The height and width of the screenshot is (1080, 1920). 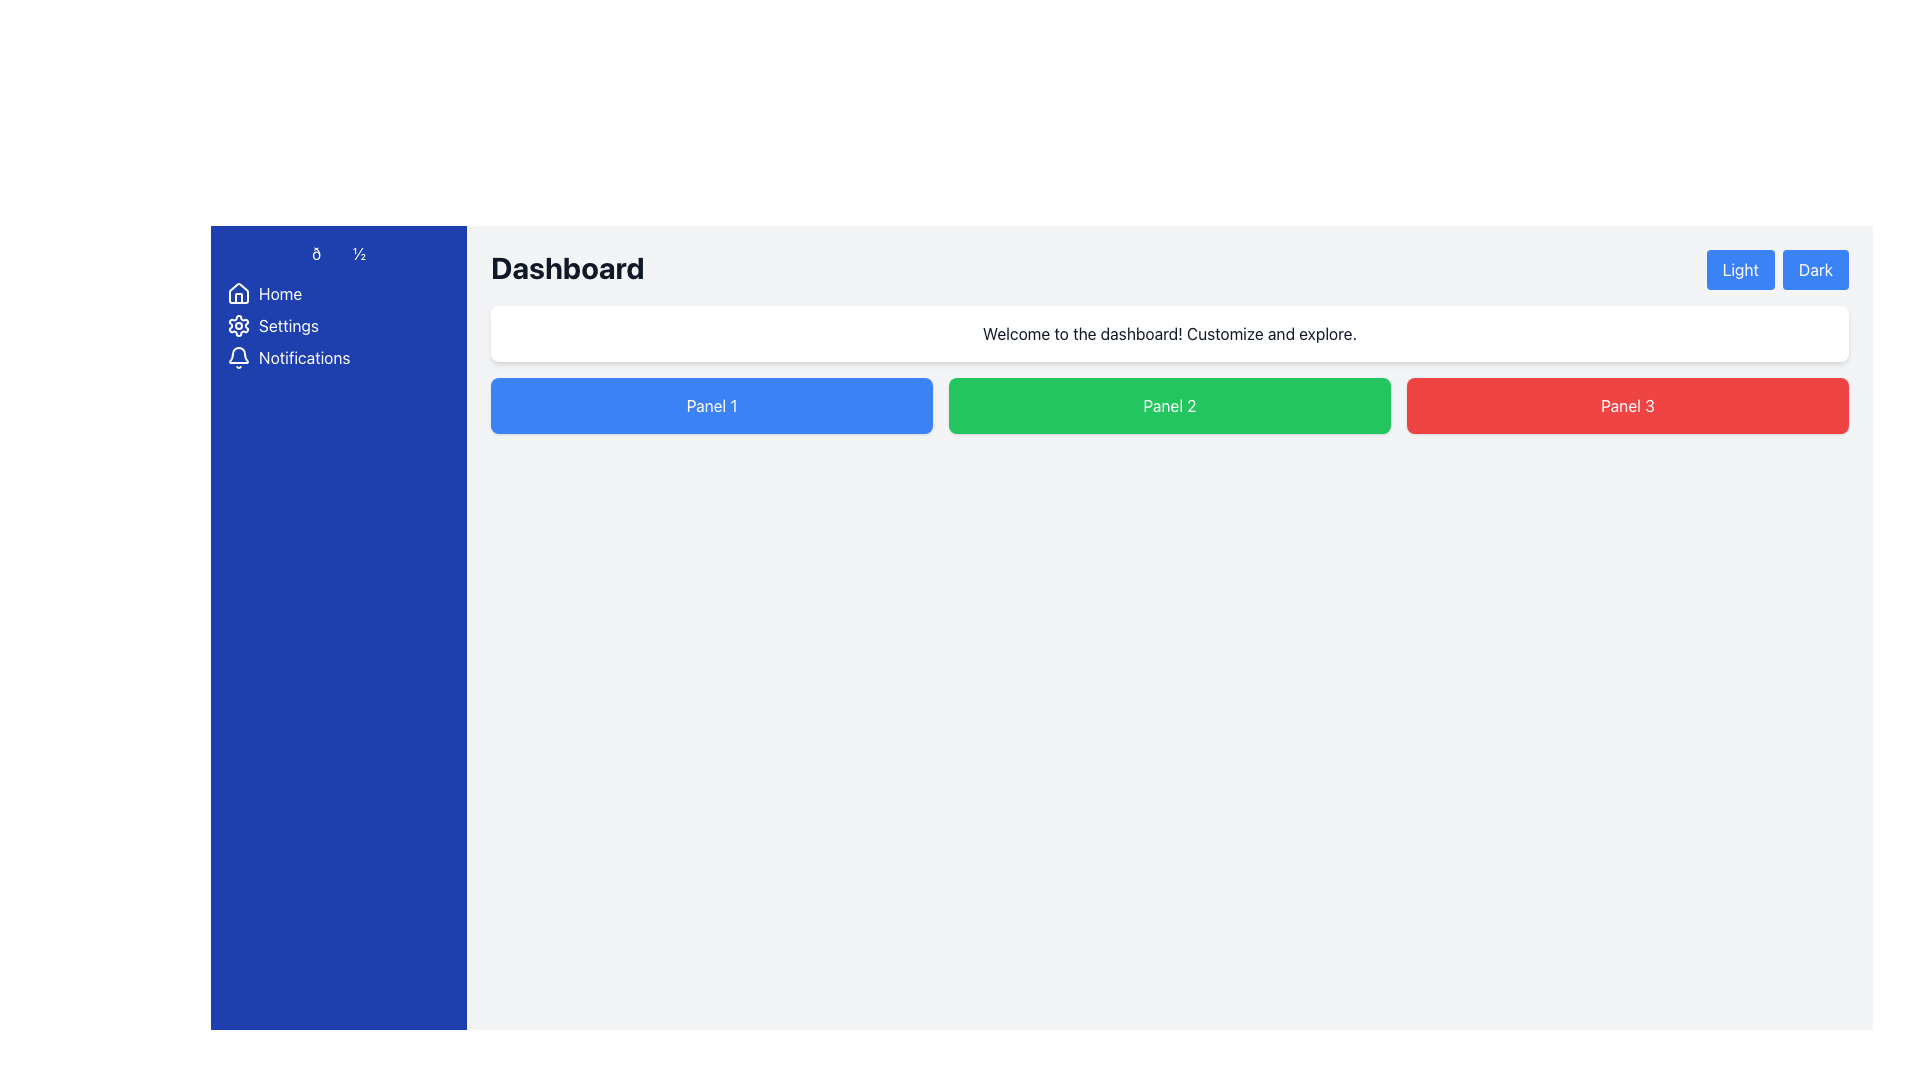 What do you see at coordinates (1170, 405) in the screenshot?
I see `the static panel element located in the center of three horizontally aligned panels, which is between 'Panel 1' on the left and 'Panel 3' on the right` at bounding box center [1170, 405].